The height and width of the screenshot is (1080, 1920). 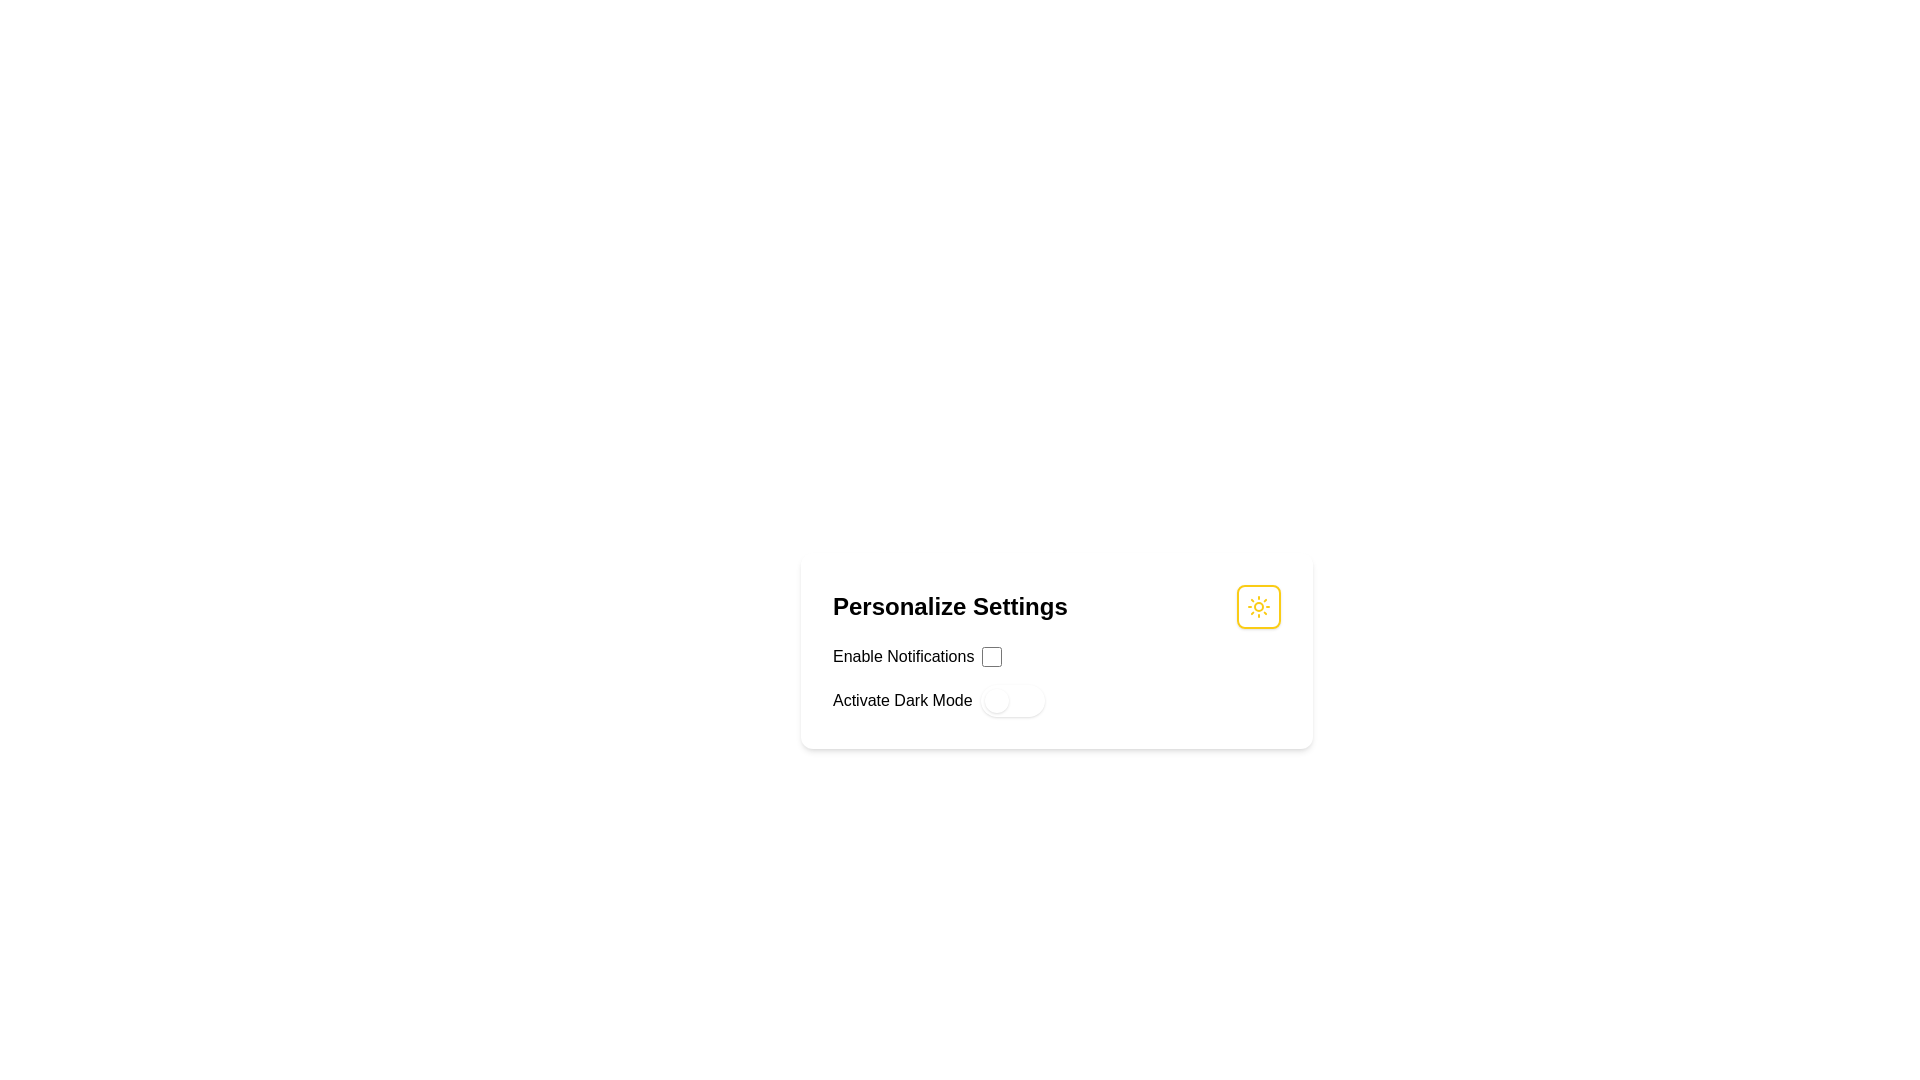 What do you see at coordinates (1257, 605) in the screenshot?
I see `the sun-like icon in the top-right corner of the 'Personalize Settings' panel` at bounding box center [1257, 605].